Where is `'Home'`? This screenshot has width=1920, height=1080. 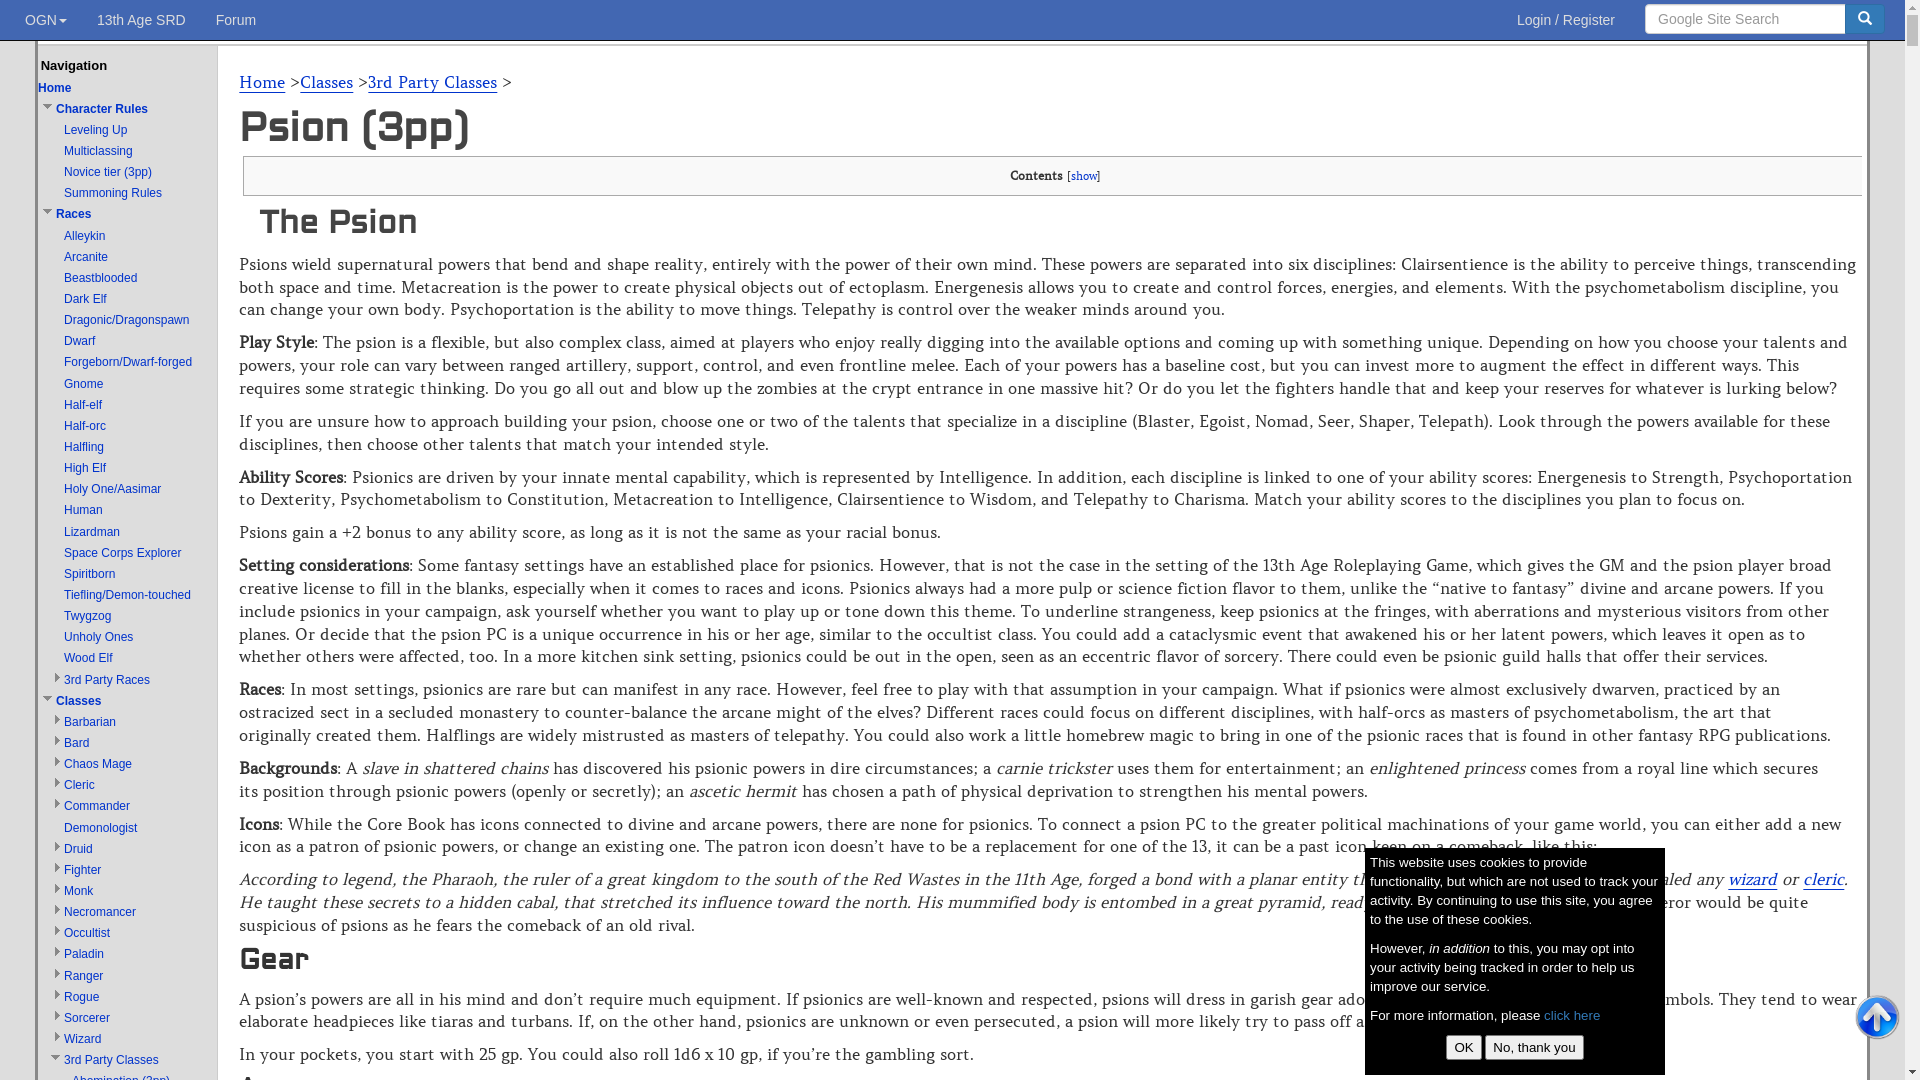
'Home' is located at coordinates (261, 80).